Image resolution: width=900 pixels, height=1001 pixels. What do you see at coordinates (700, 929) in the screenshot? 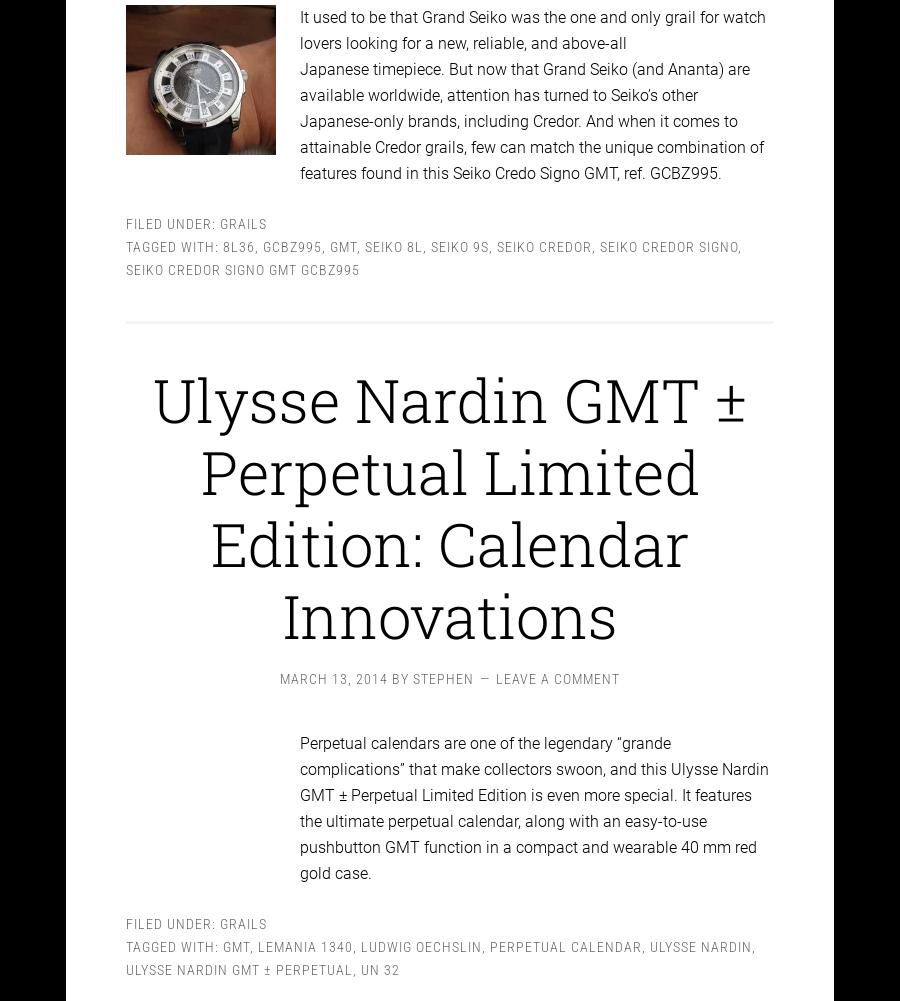
I see `'Ulysse Nardin'` at bounding box center [700, 929].